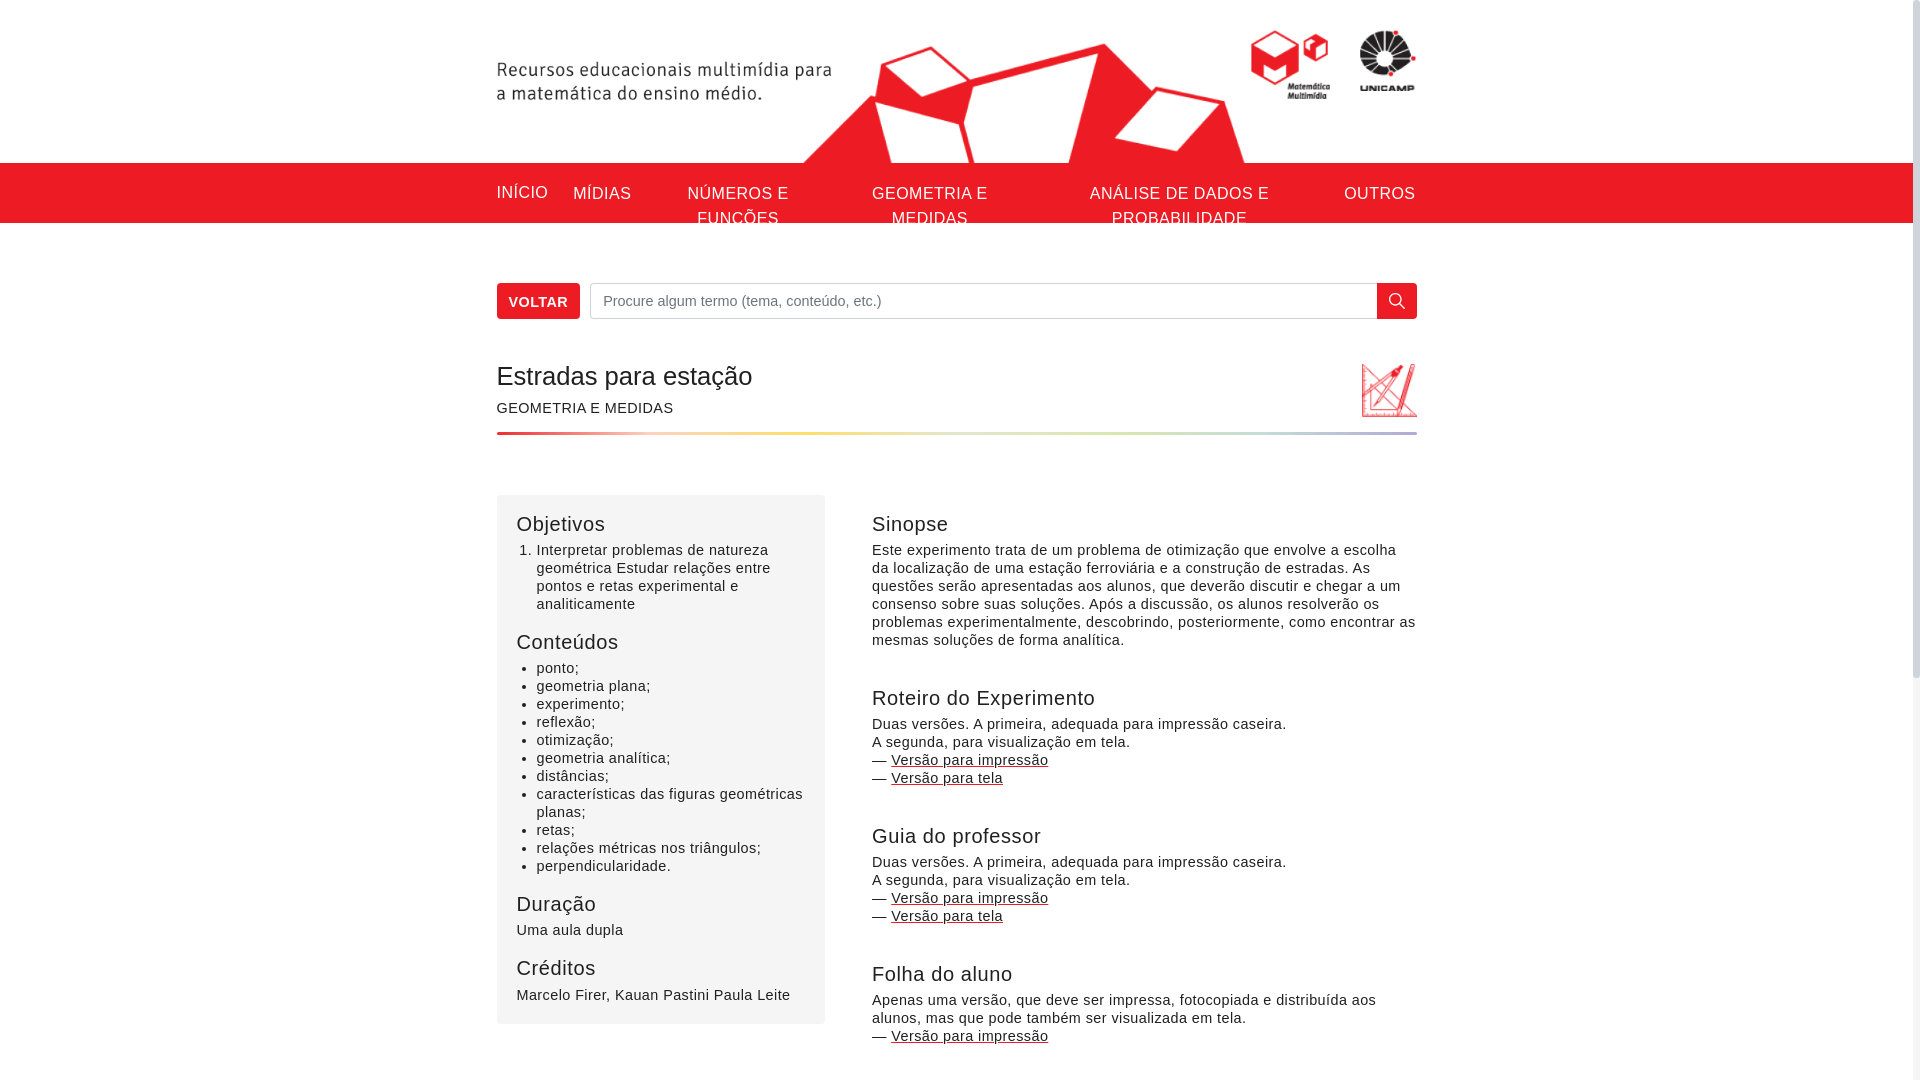 This screenshot has height=1080, width=1920. I want to click on 'OUTROS', so click(1378, 192).